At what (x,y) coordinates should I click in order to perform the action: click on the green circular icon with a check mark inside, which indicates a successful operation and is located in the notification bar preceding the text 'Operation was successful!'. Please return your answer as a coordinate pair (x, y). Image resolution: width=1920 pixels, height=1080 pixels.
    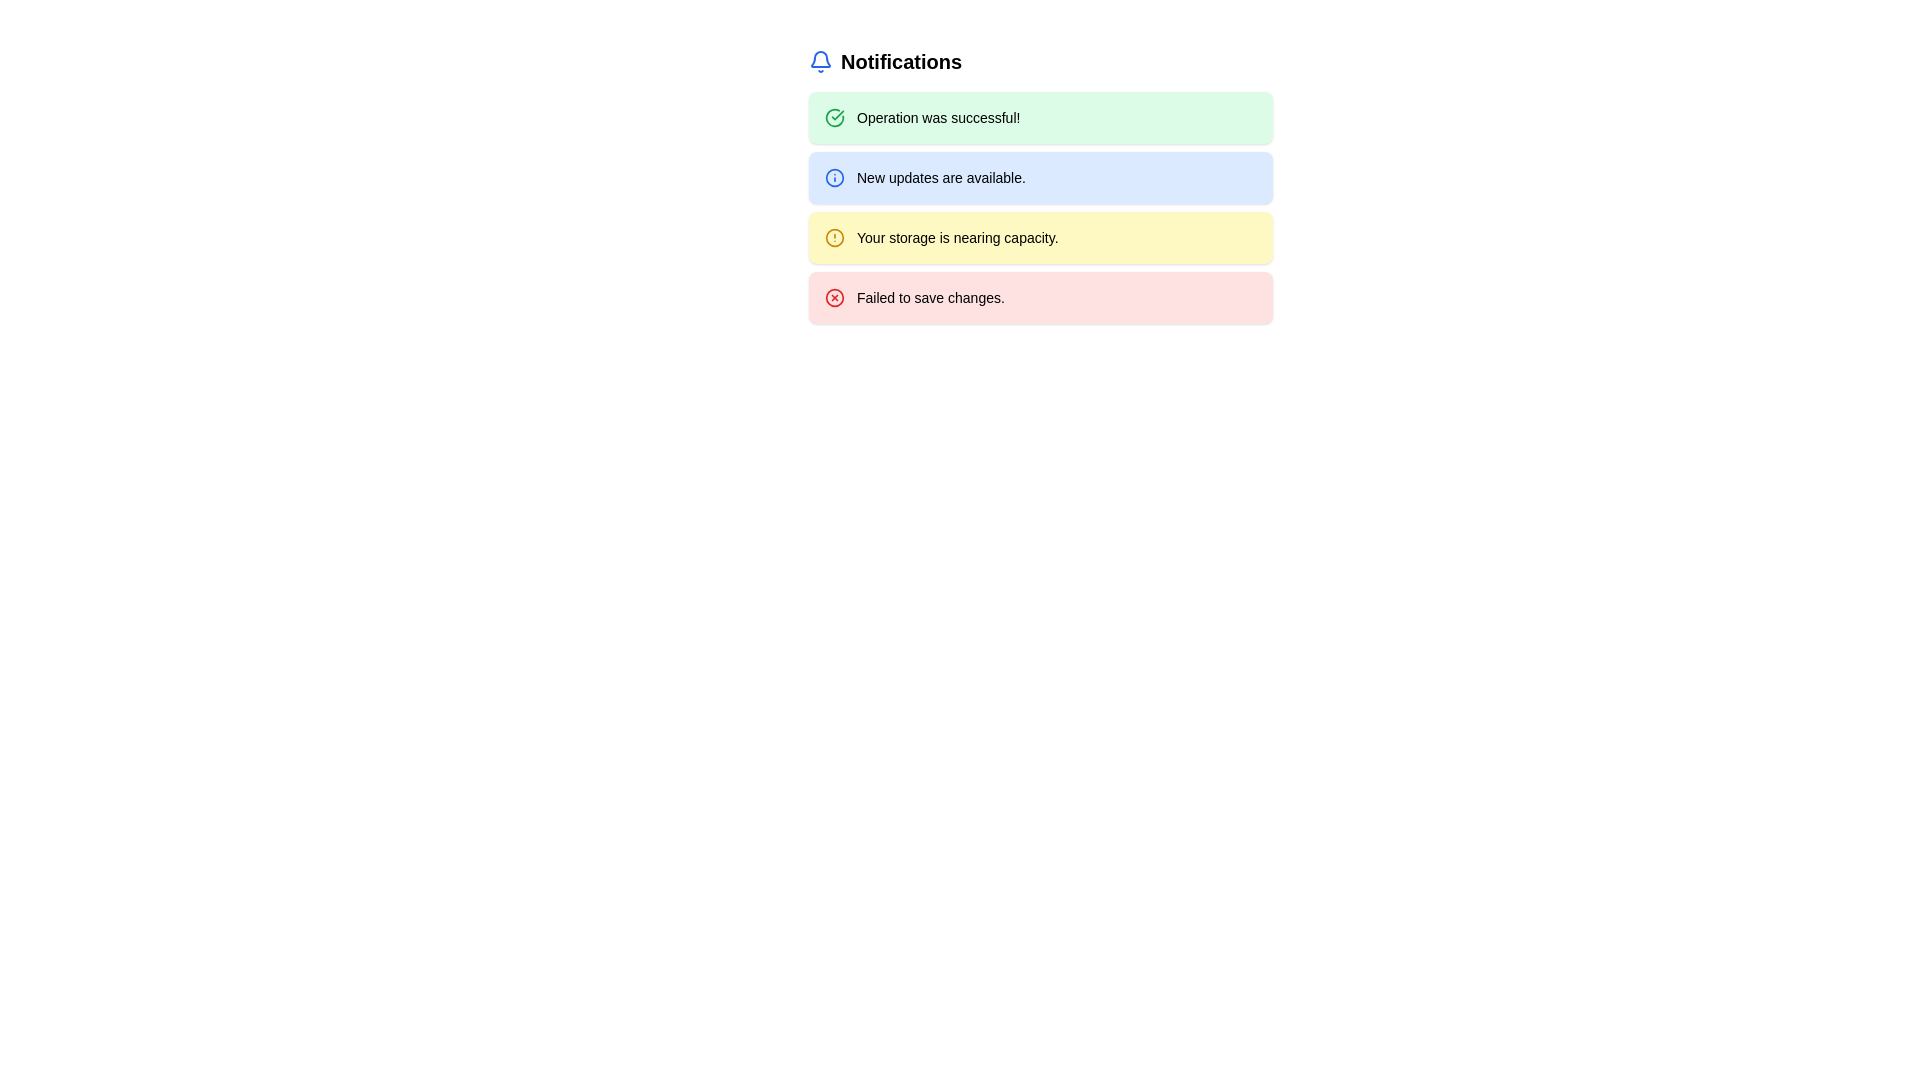
    Looking at the image, I should click on (835, 118).